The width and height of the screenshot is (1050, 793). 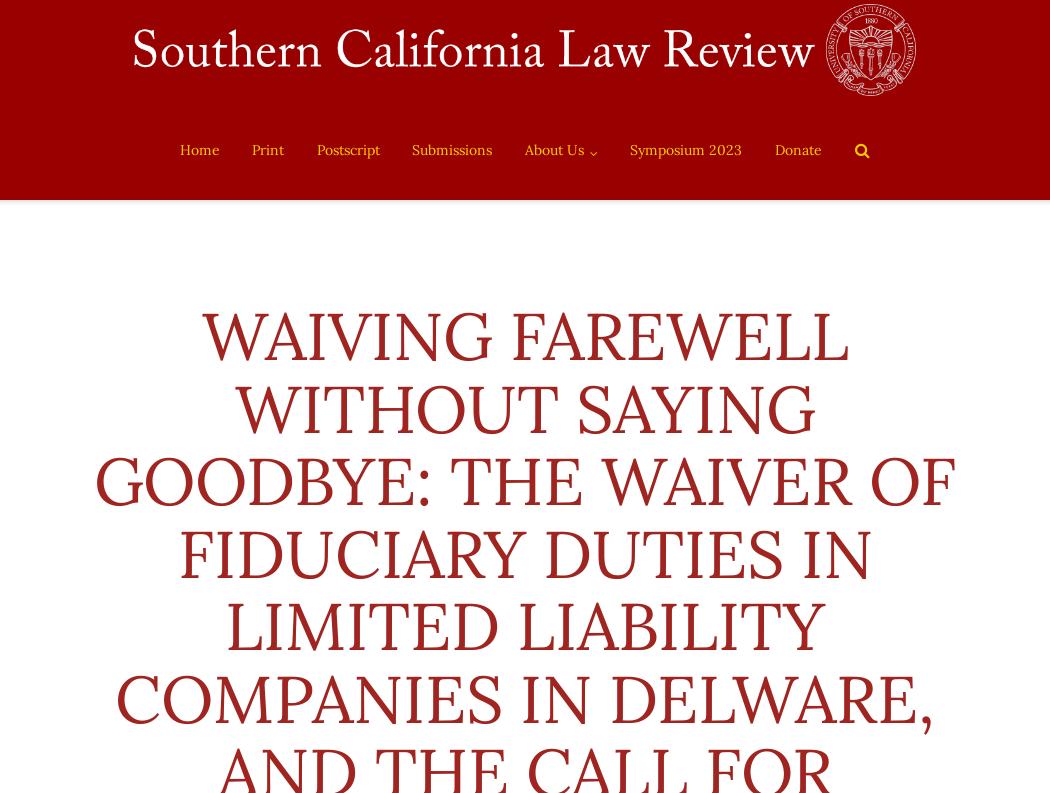 I want to click on 'The Greenbook', so click(x=587, y=319).